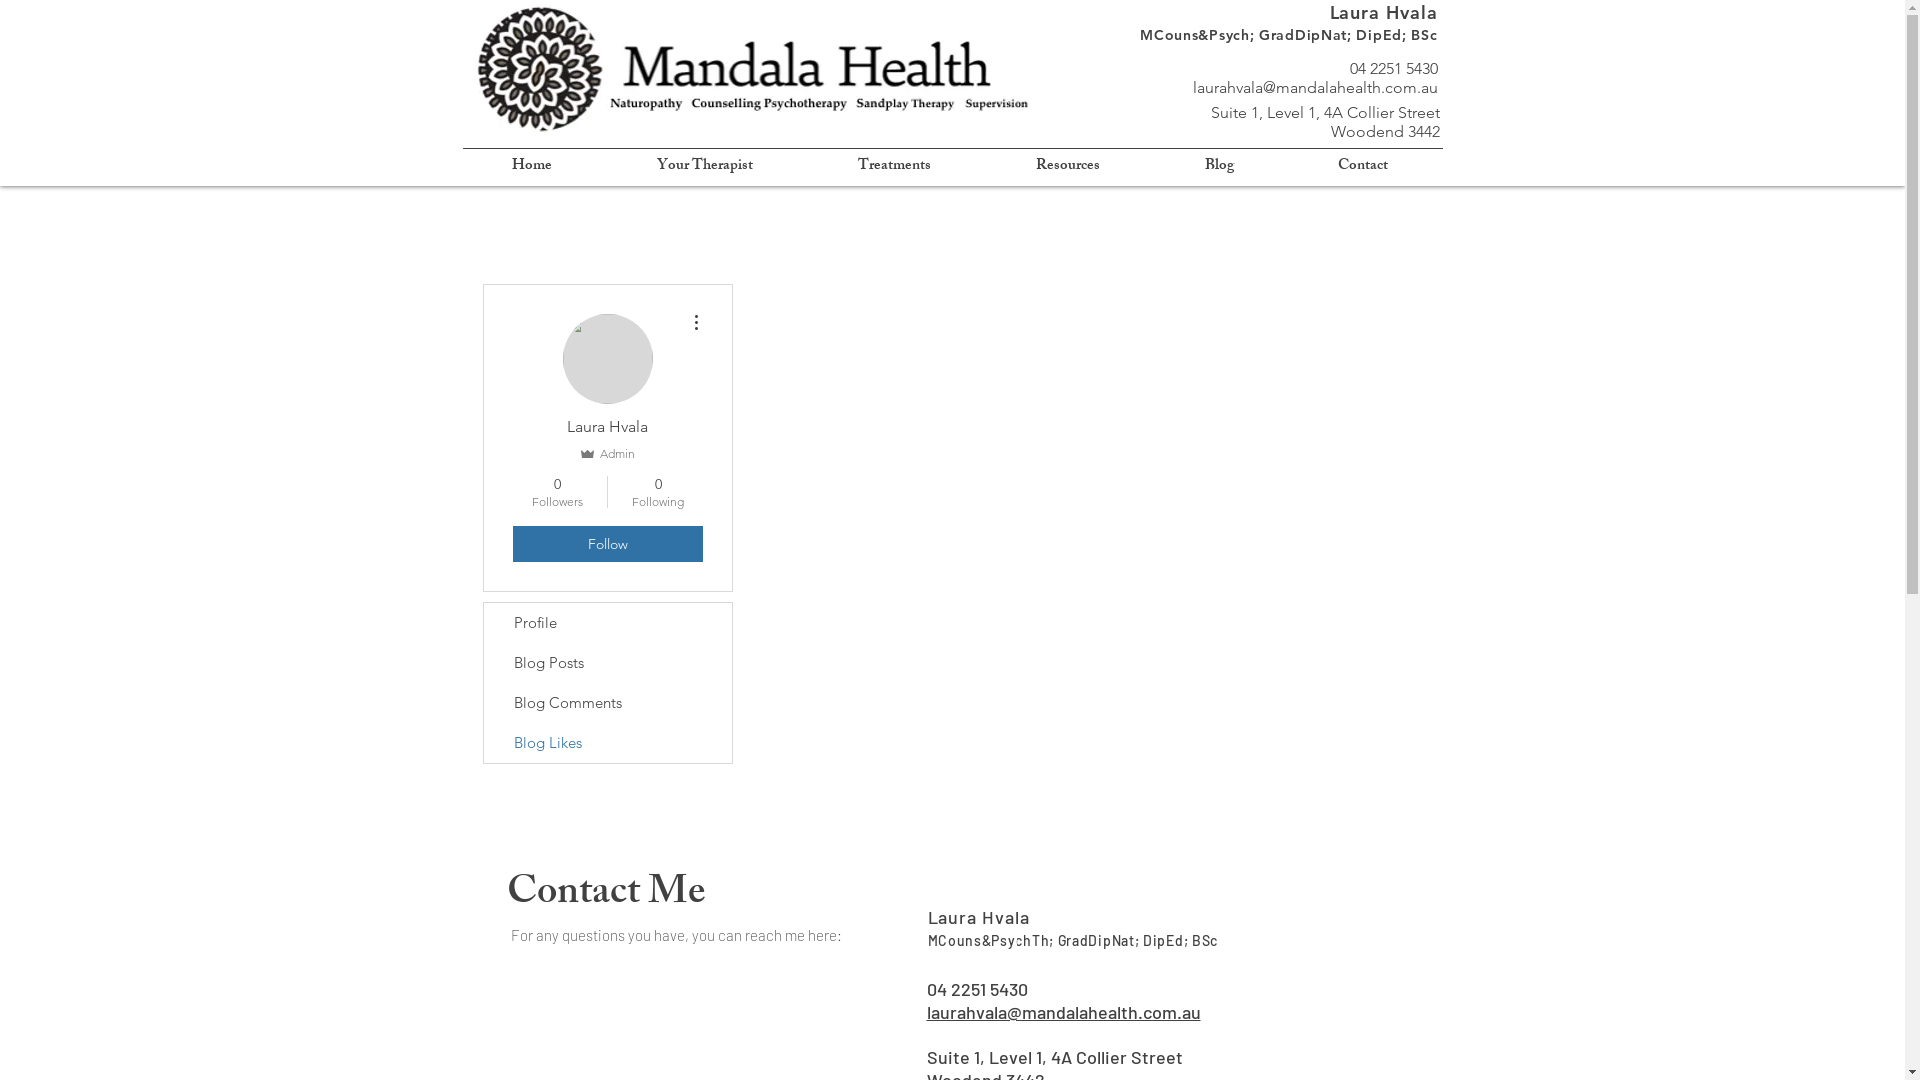 Image resolution: width=1920 pixels, height=1080 pixels. Describe the element at coordinates (484, 663) in the screenshot. I see `'Blog Posts'` at that location.